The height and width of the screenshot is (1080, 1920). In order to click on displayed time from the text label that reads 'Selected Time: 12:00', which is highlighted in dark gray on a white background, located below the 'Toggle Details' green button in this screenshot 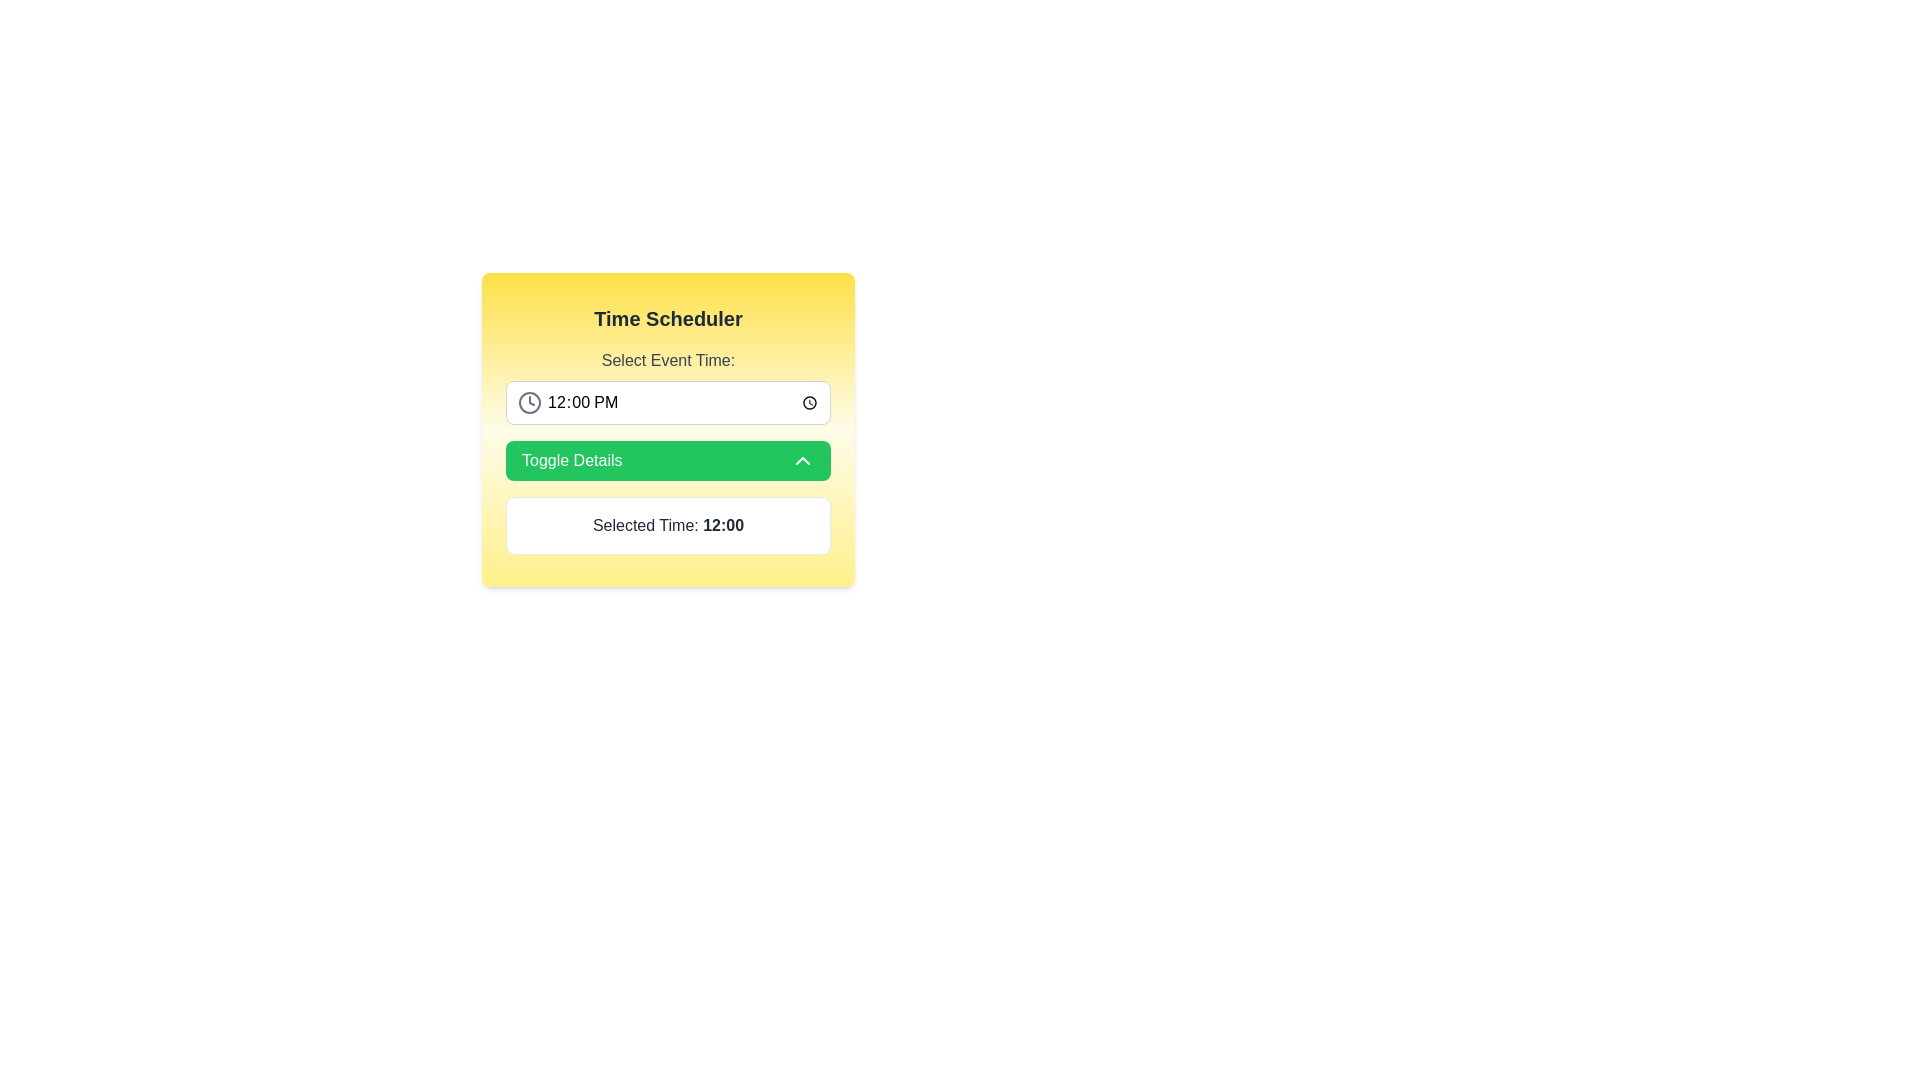, I will do `click(668, 524)`.